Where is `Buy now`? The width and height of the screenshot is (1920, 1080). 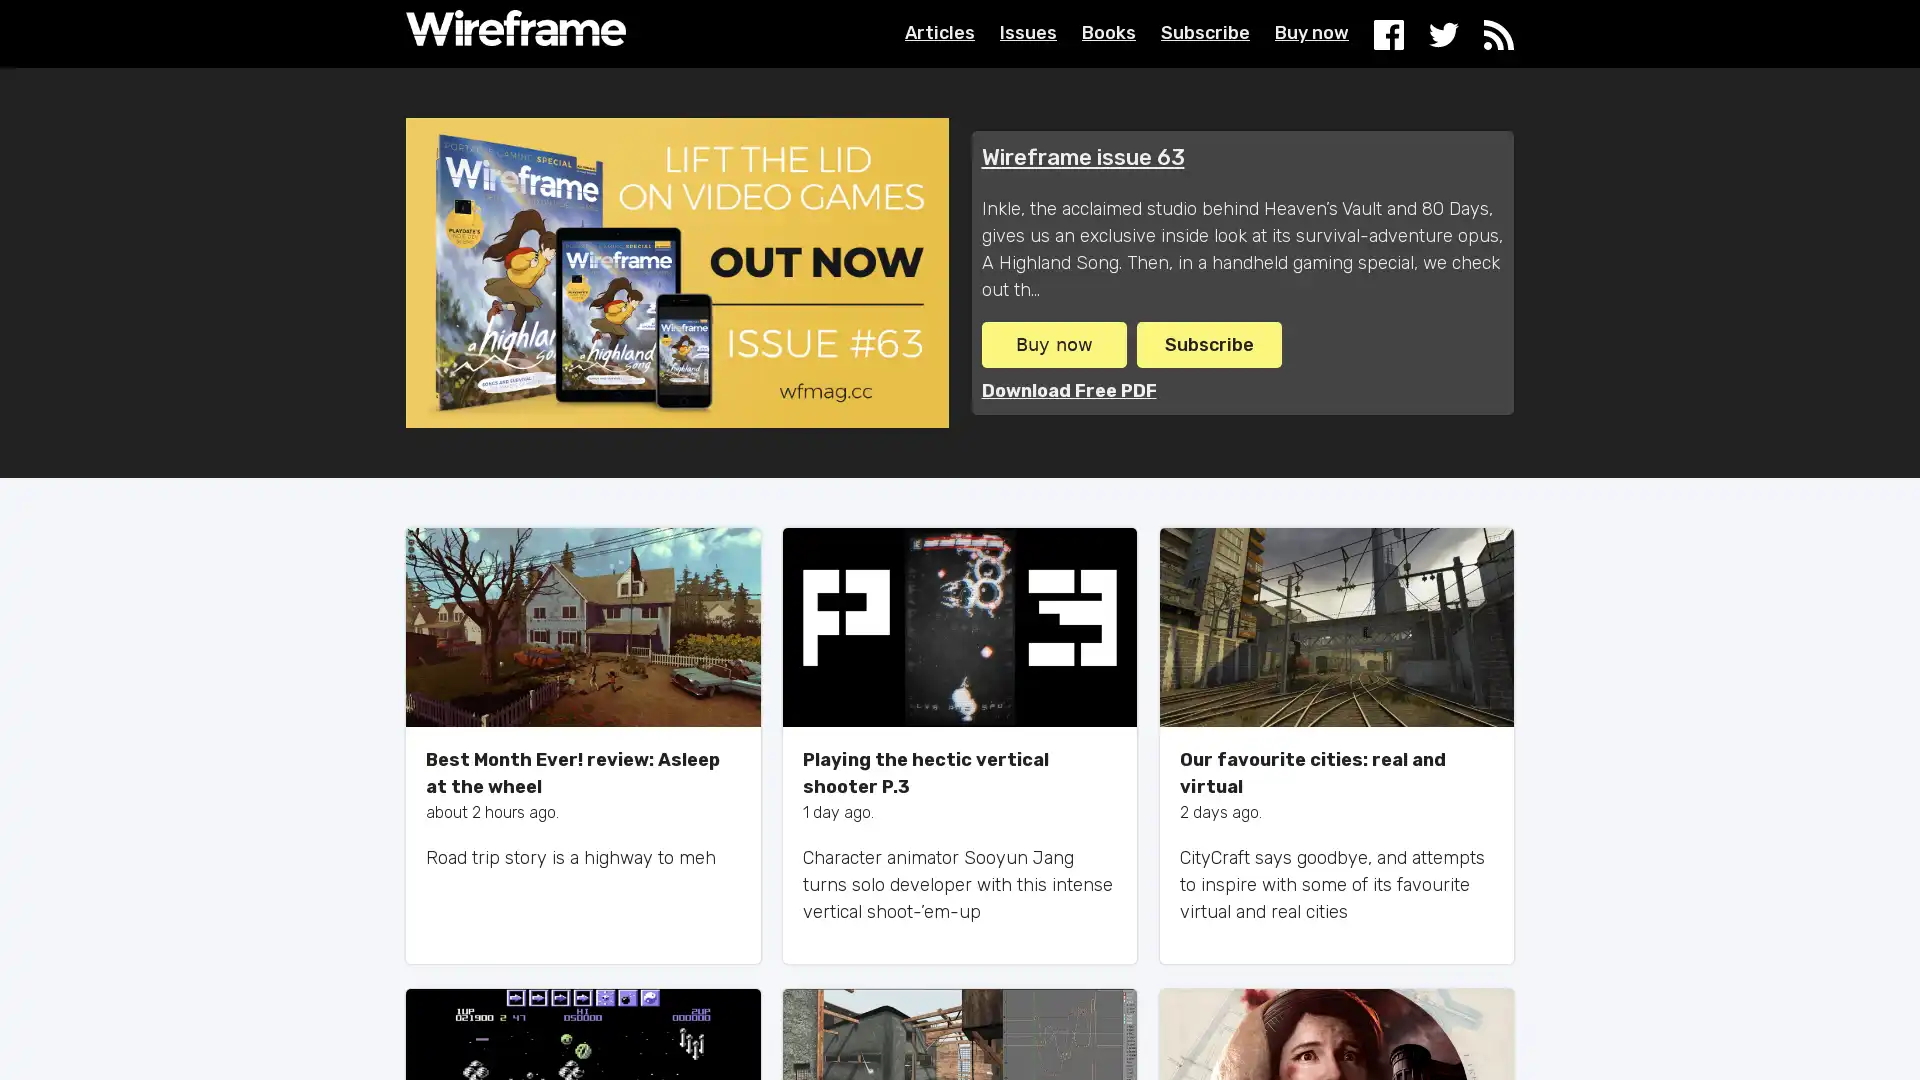 Buy now is located at coordinates (1052, 342).